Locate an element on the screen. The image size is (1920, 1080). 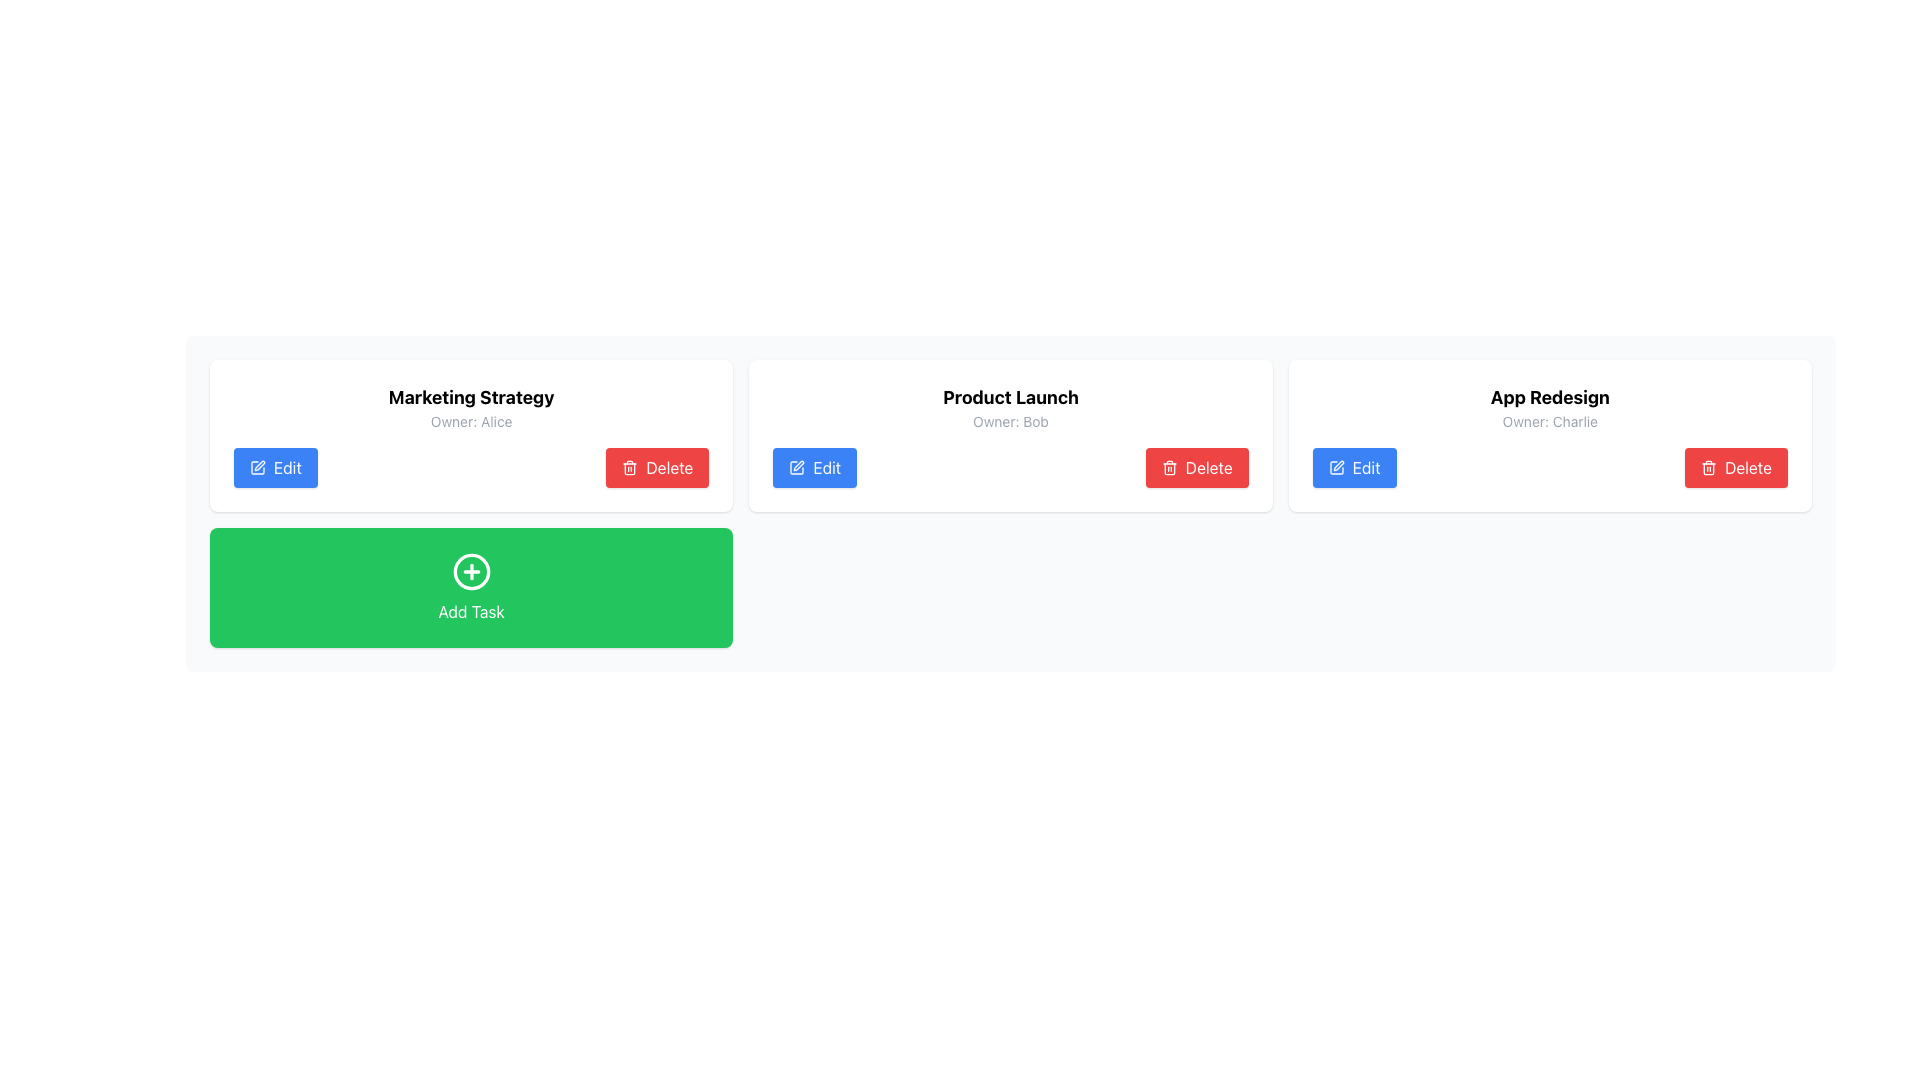
the trash icon within the red 'Delete' button associated with the 'Product Launch' card located in the second column of the UI layout is located at coordinates (1169, 467).